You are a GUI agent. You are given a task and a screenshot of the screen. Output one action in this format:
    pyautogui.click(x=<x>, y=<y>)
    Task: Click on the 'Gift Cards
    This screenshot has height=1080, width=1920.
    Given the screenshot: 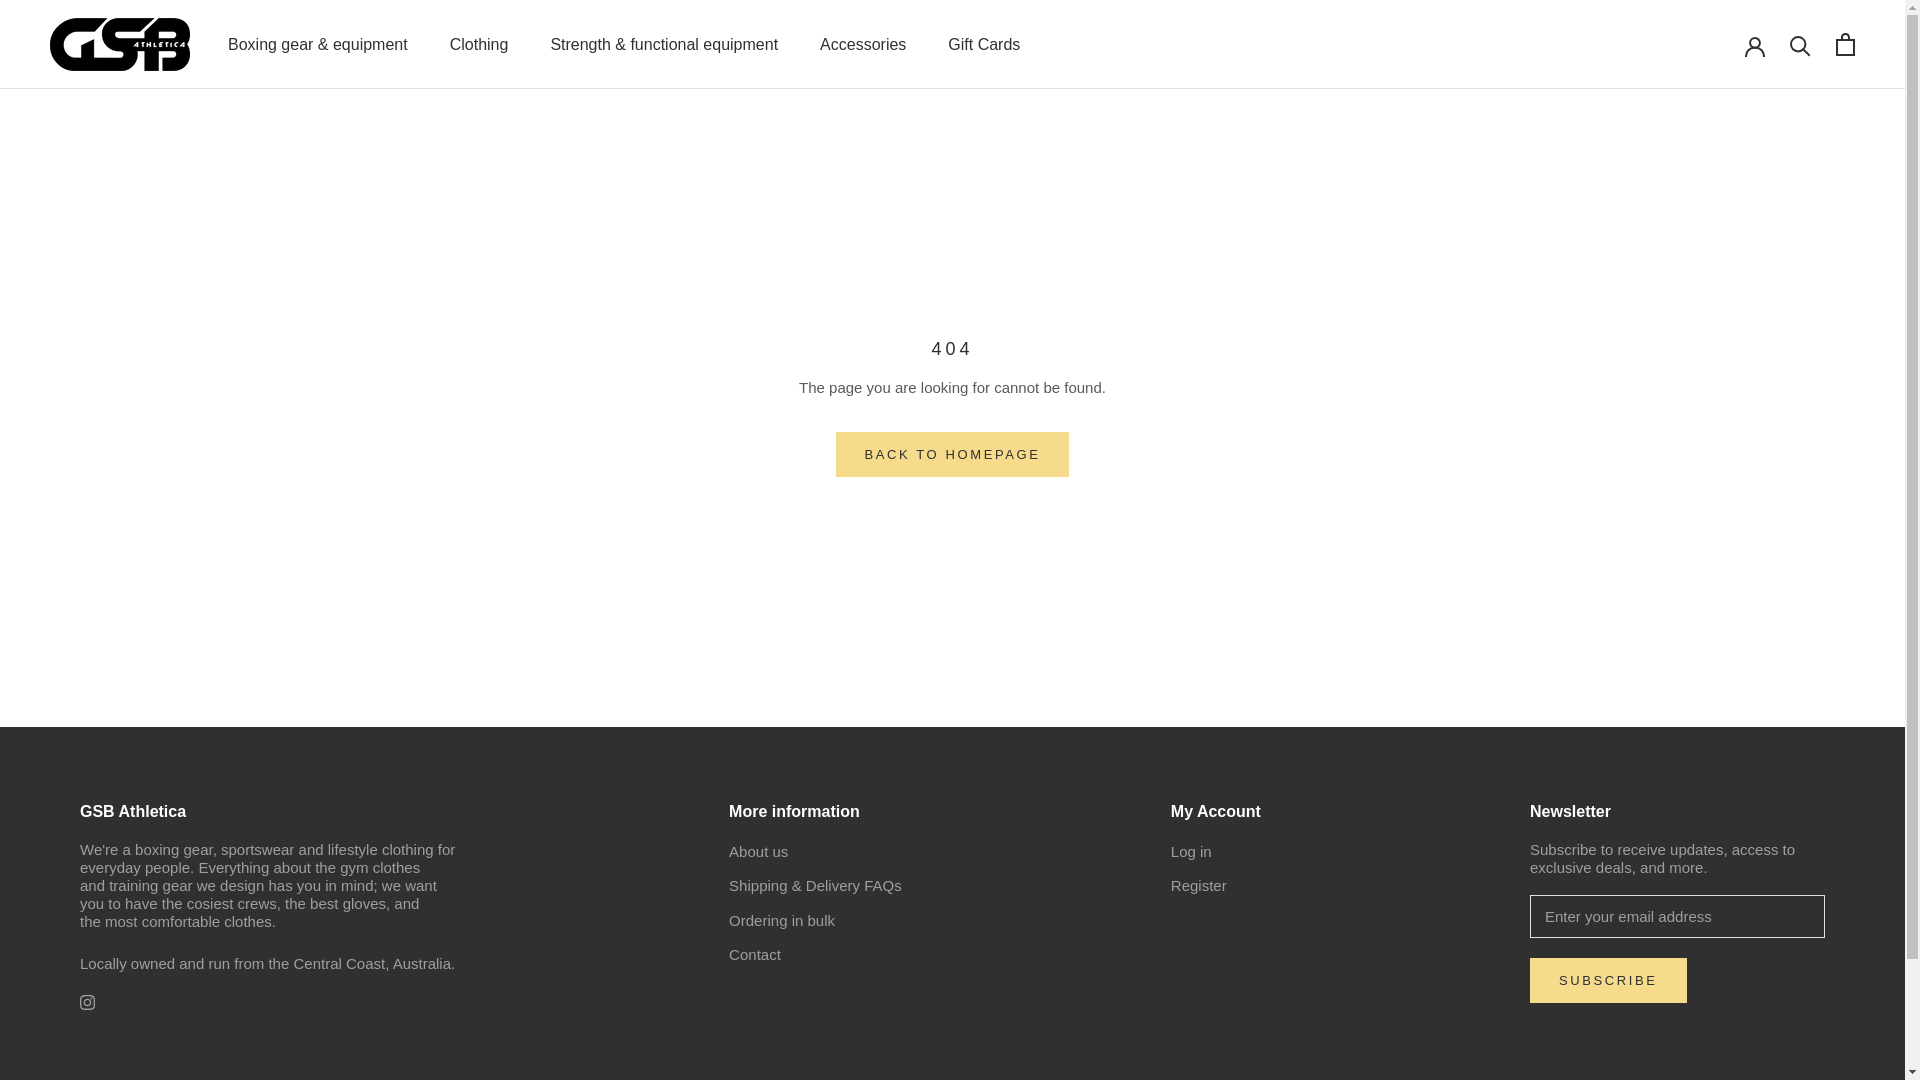 What is the action you would take?
    pyautogui.click(x=983, y=44)
    